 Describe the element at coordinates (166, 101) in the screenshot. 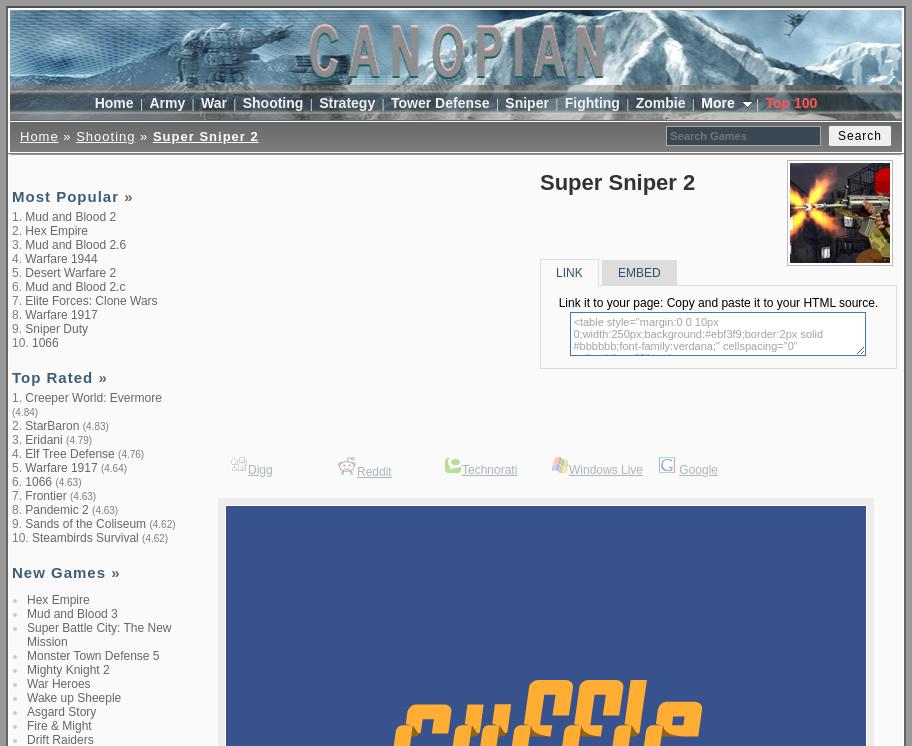

I see `'Army'` at that location.